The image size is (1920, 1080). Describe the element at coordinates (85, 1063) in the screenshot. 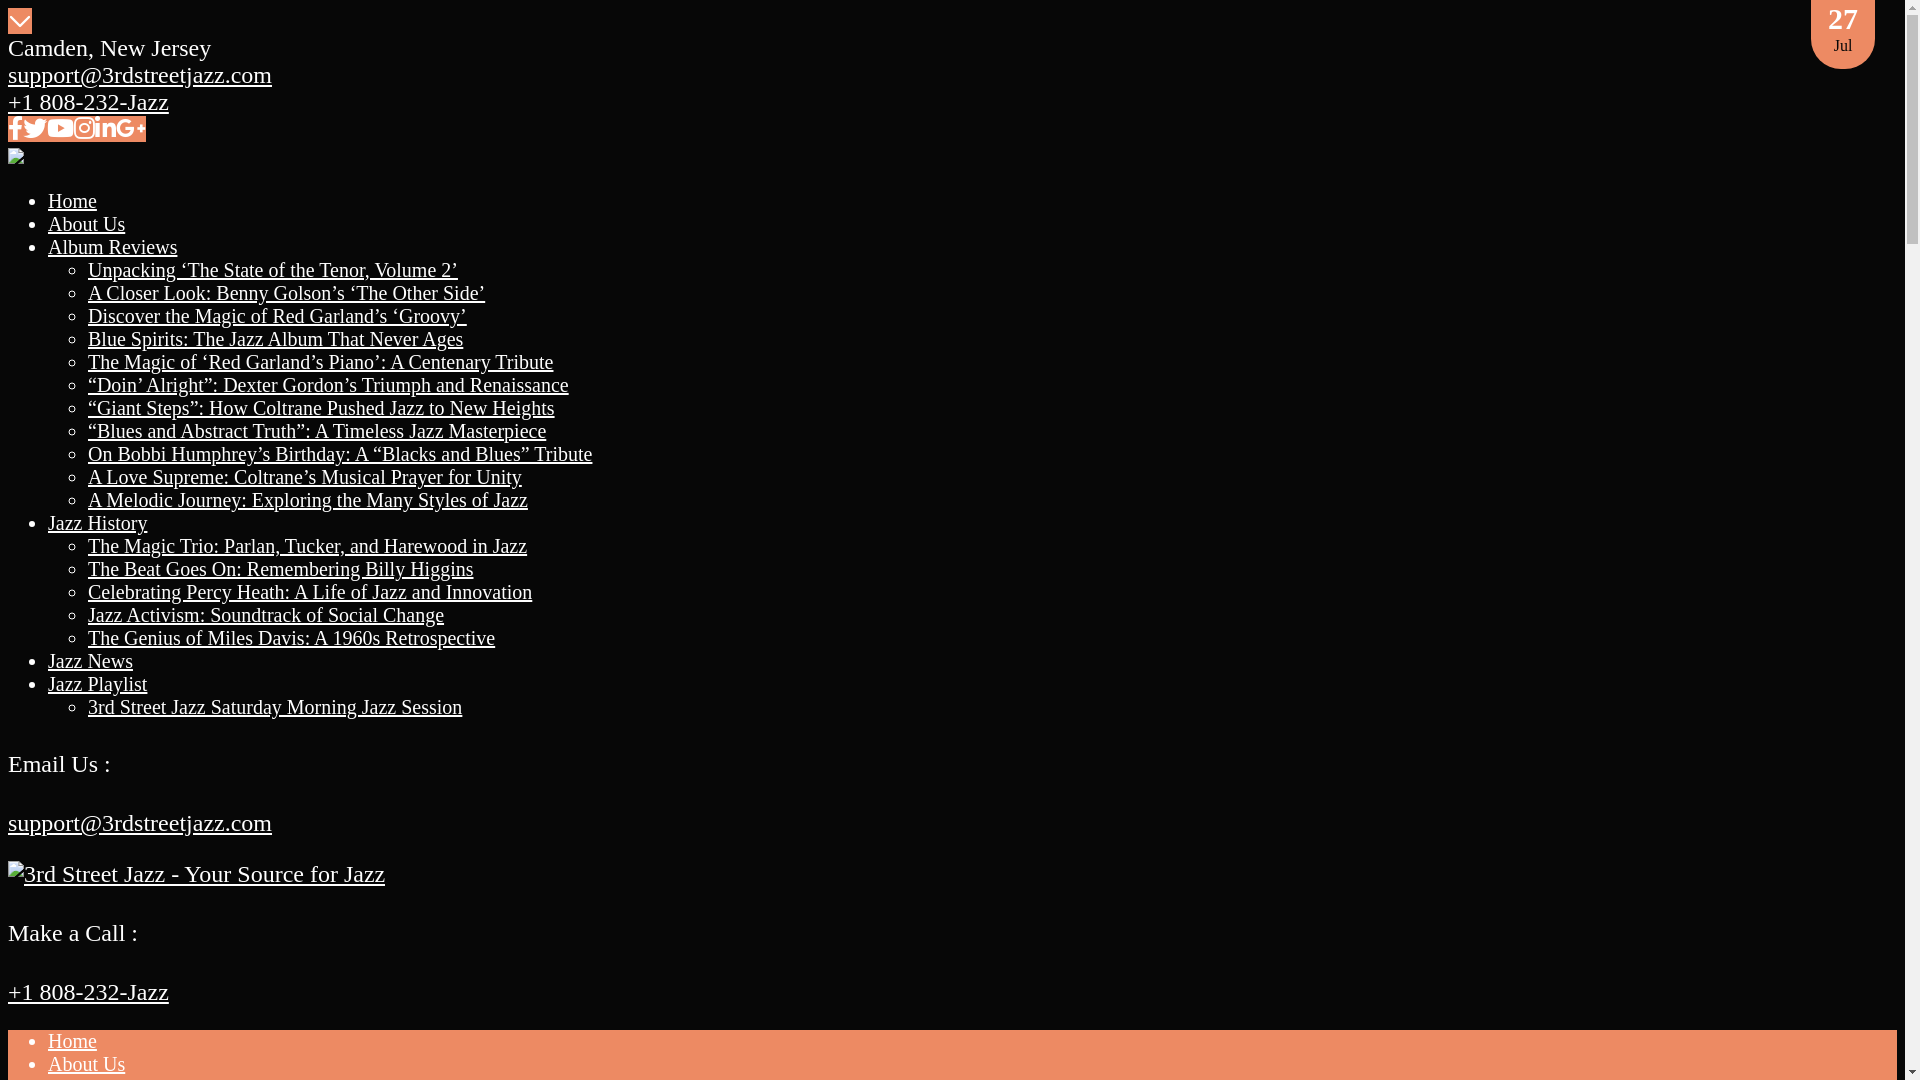

I see `'About Us'` at that location.